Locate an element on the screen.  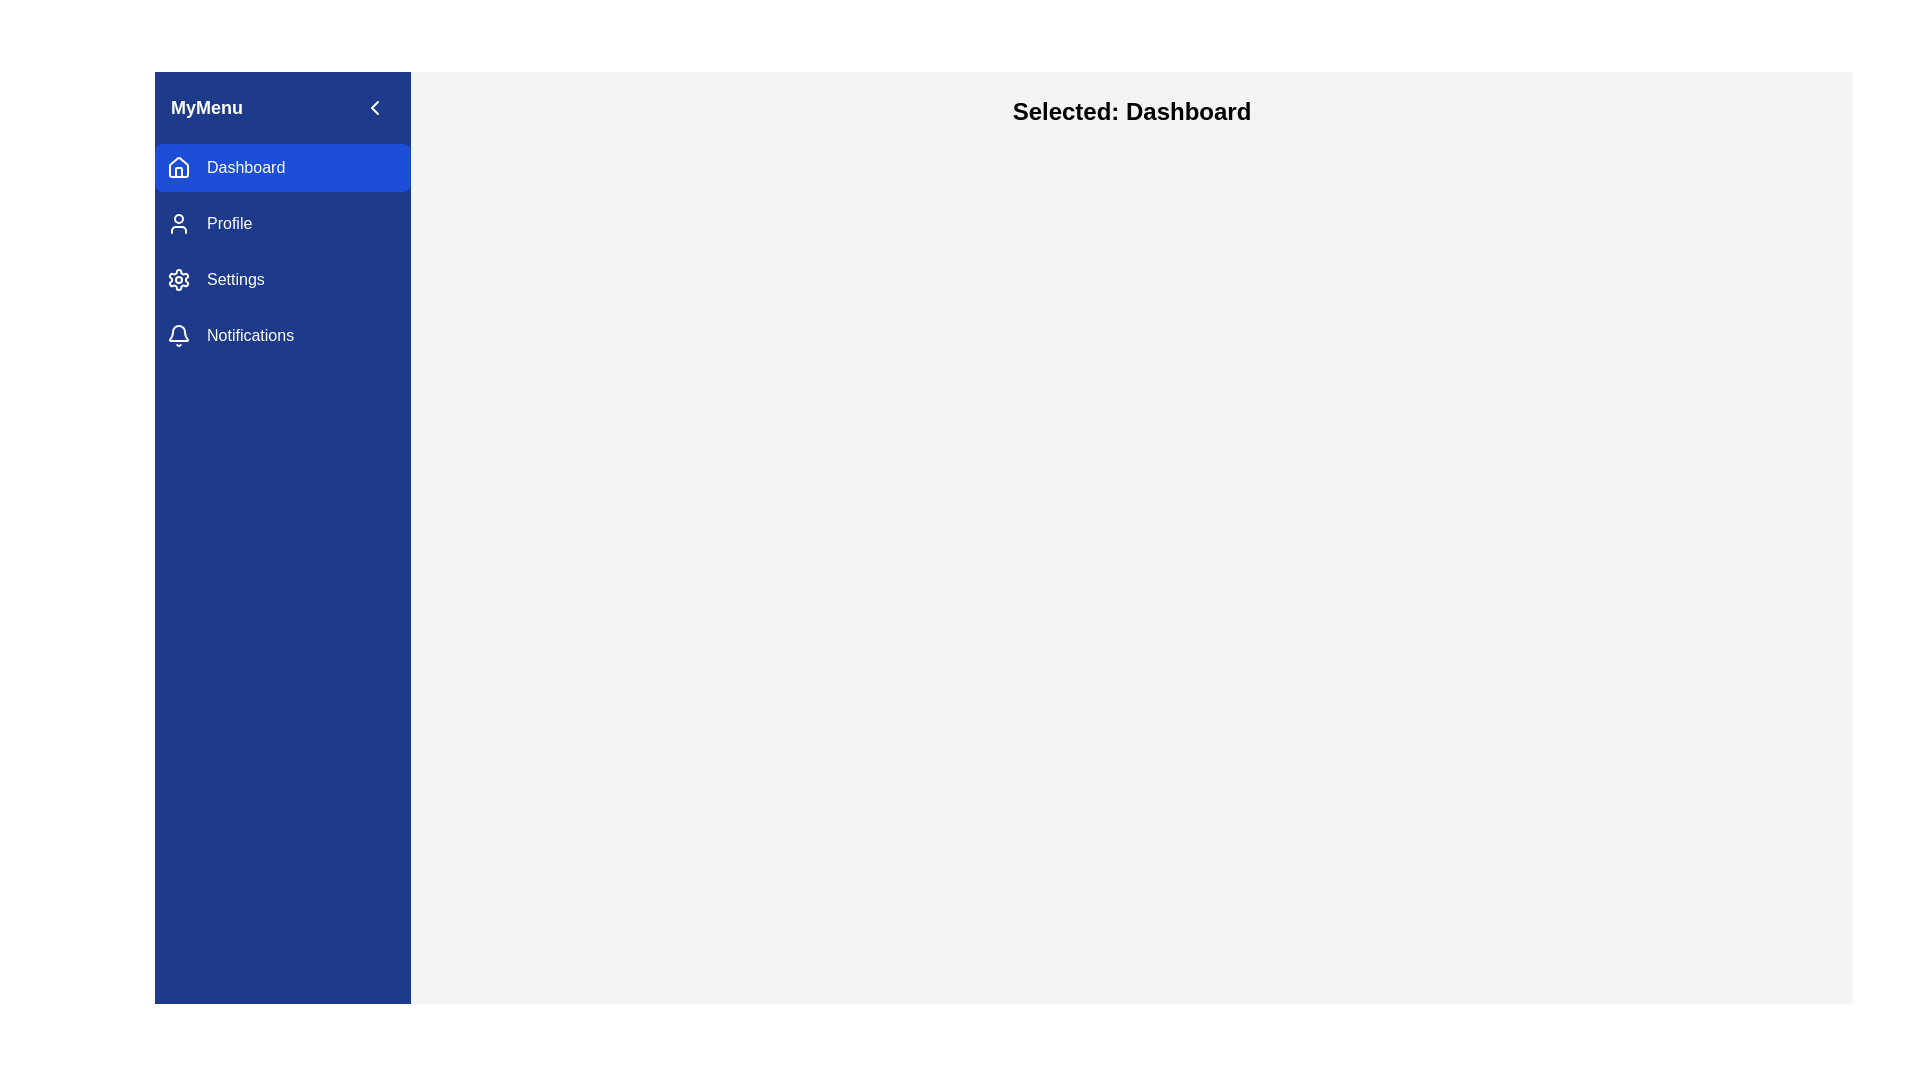
the navigation menu item located on the left side of the user interface is located at coordinates (282, 250).